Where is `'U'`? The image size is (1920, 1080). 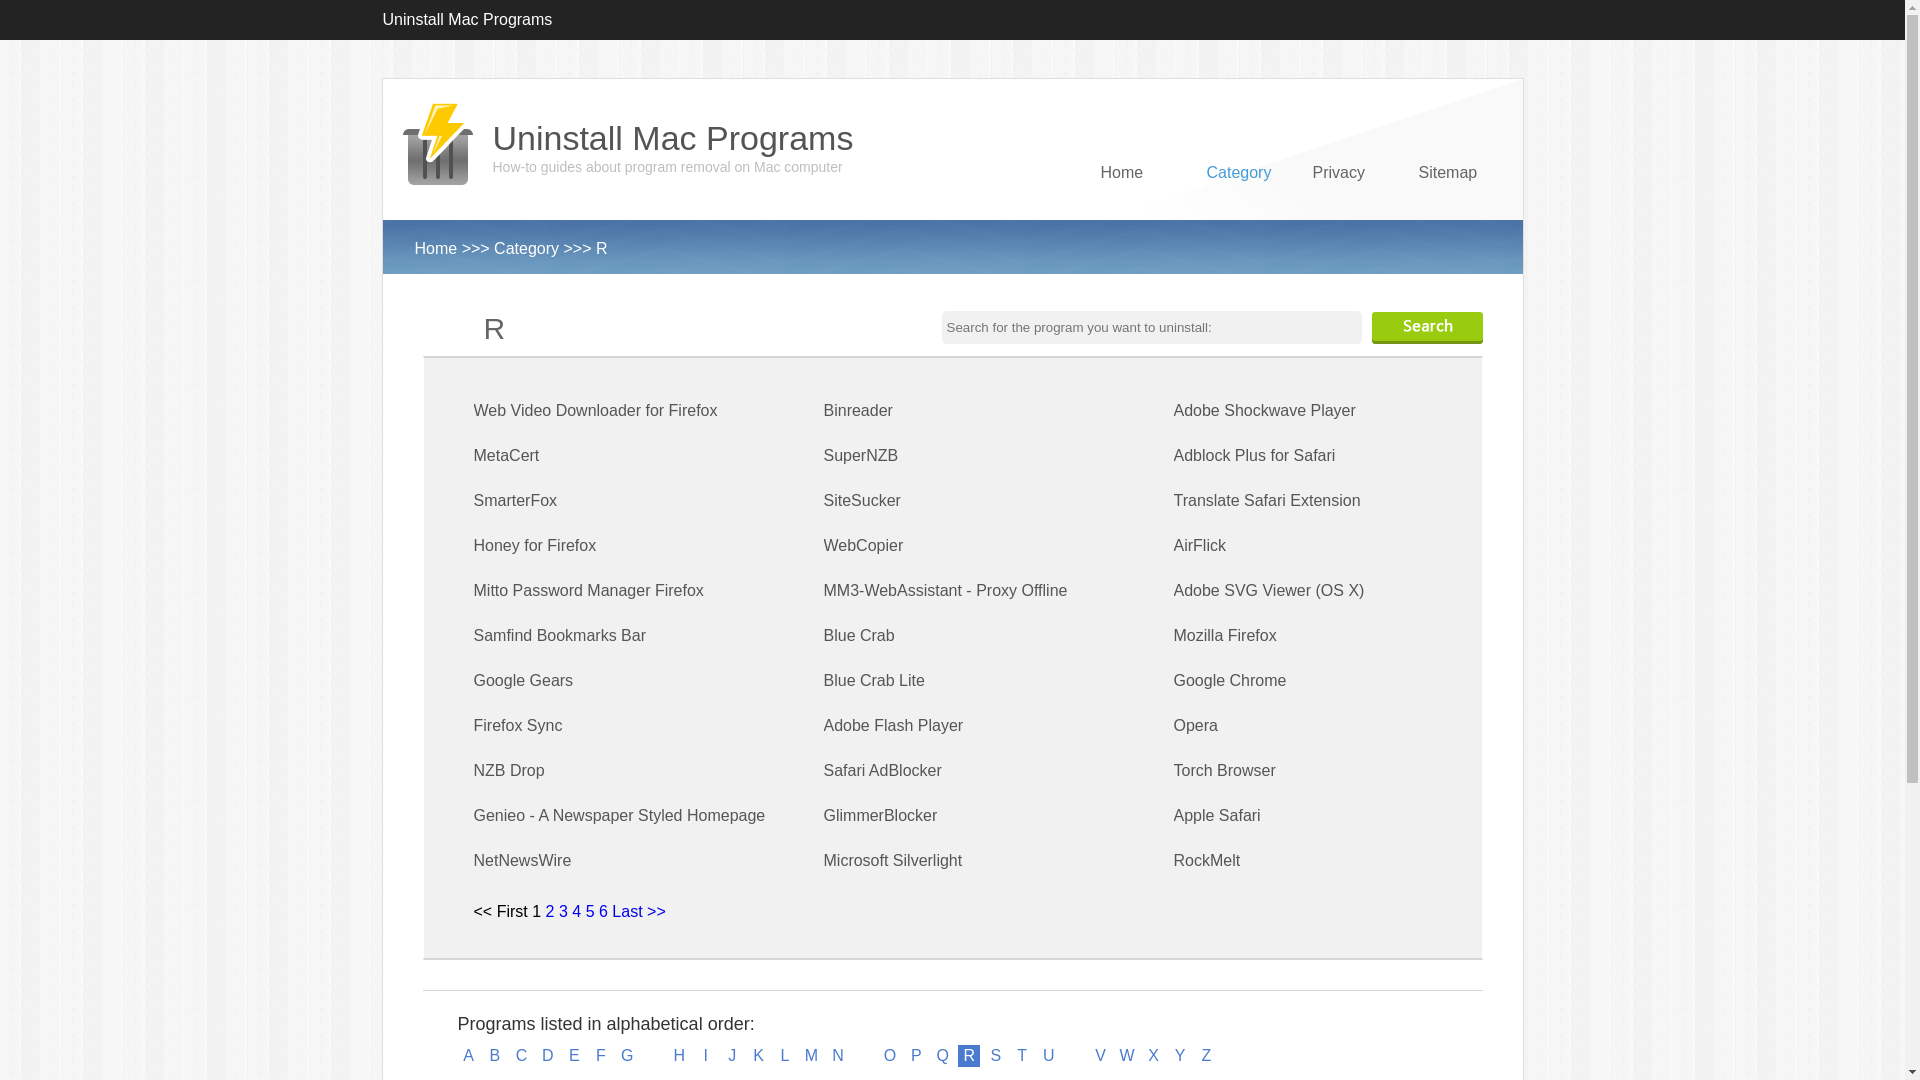
'U' is located at coordinates (1048, 1055).